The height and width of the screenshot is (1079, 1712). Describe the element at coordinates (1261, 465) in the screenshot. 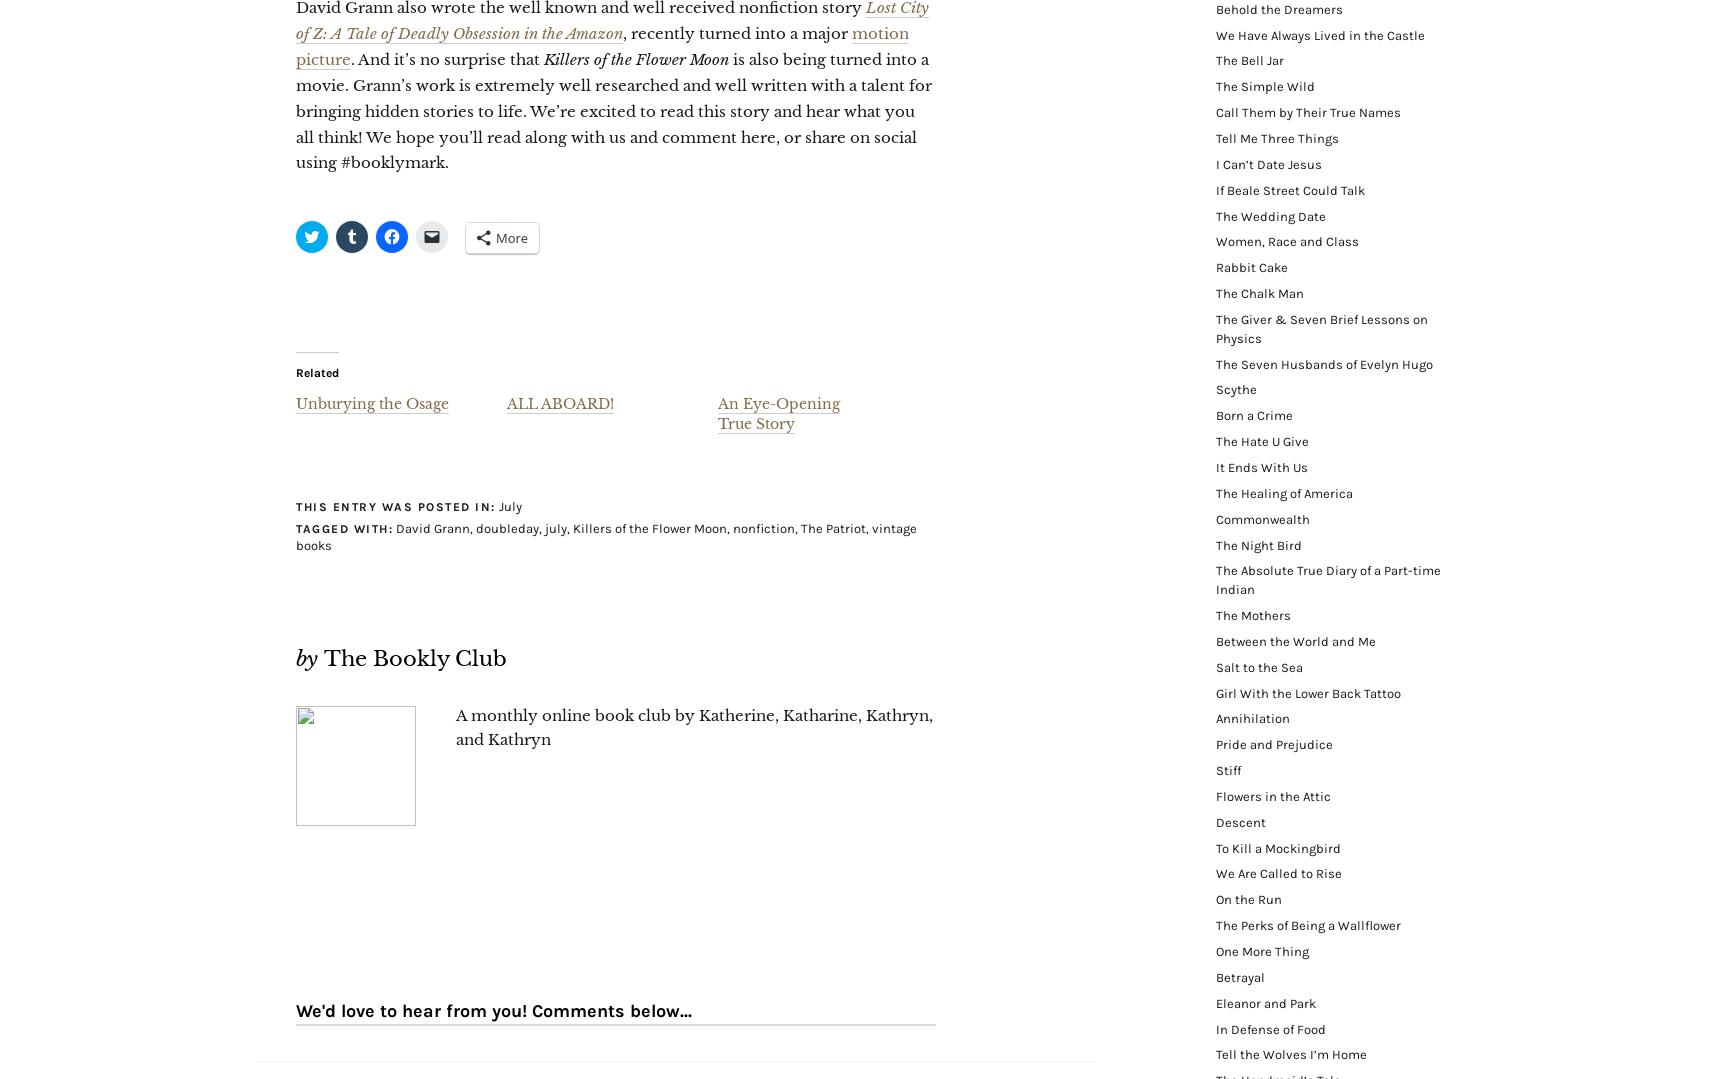

I see `'It Ends With Us'` at that location.